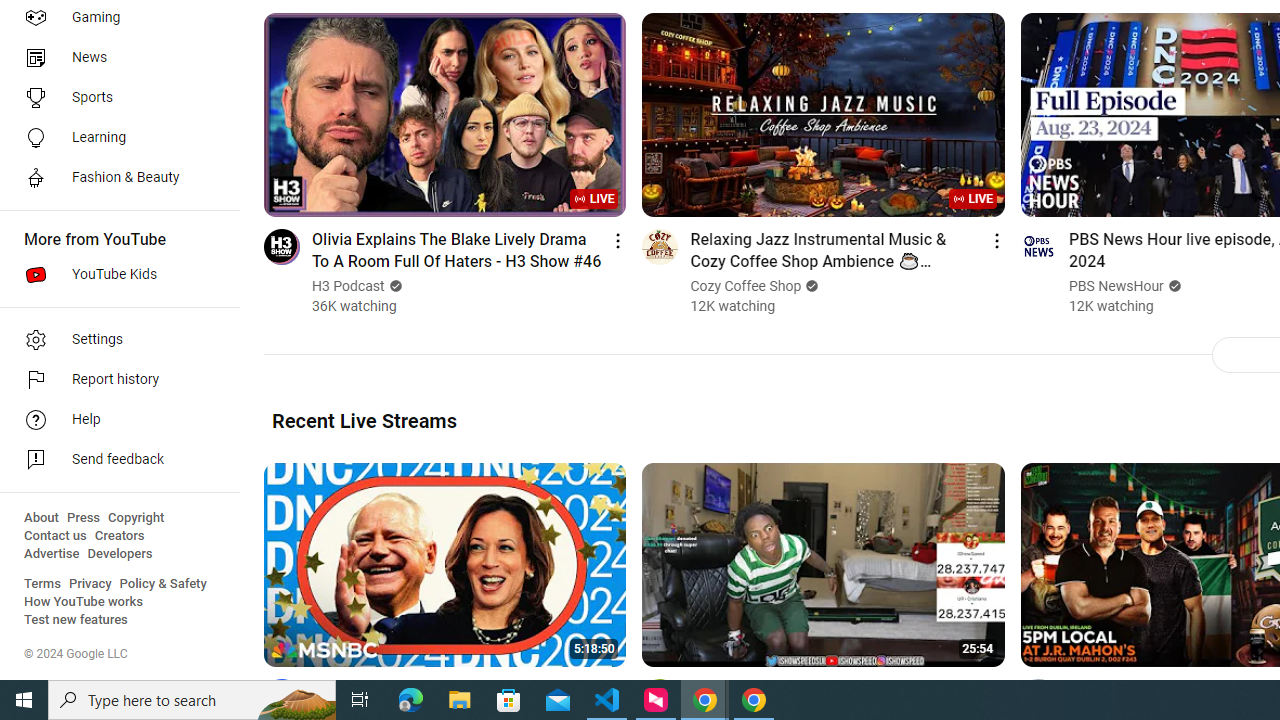  I want to click on 'Copyright', so click(135, 517).